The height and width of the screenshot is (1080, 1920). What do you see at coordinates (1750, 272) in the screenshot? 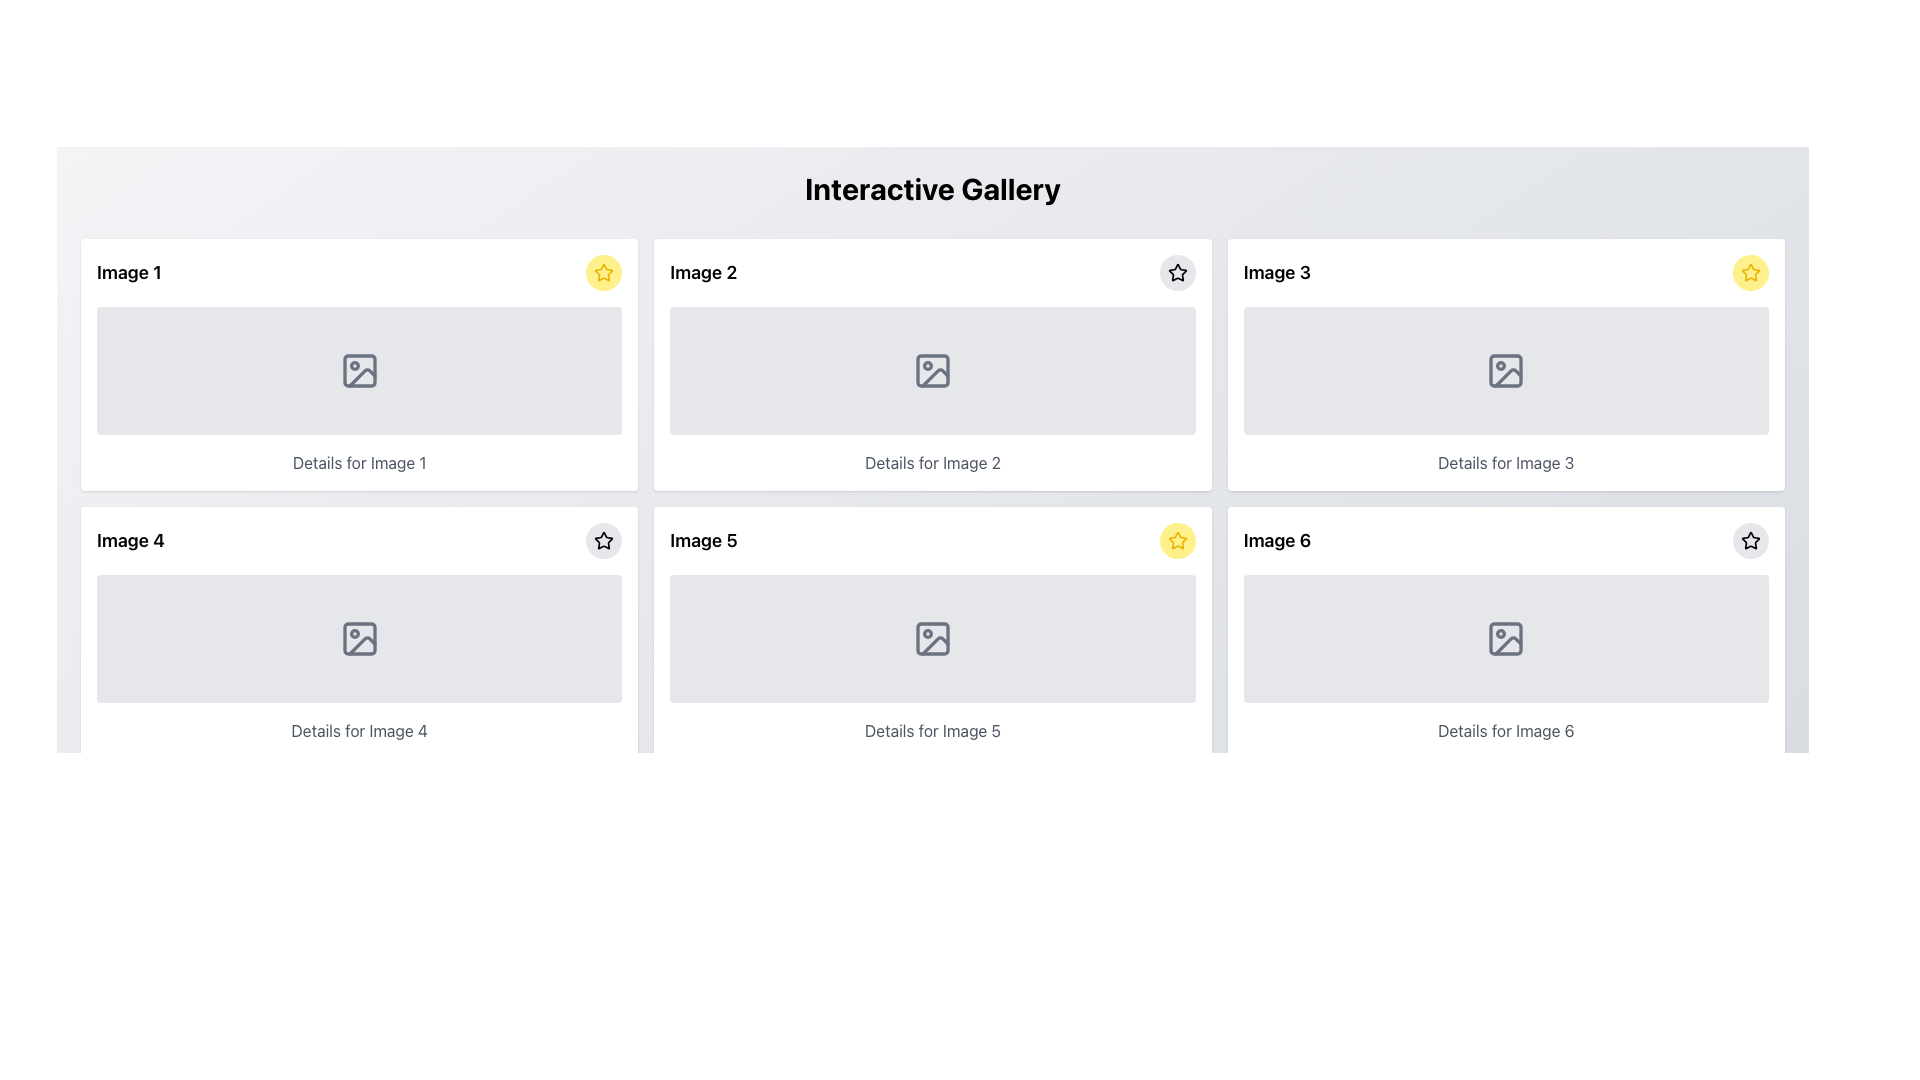
I see `the gold star icon located in the top-right corner of the card labeled 'Image 3'` at bounding box center [1750, 272].